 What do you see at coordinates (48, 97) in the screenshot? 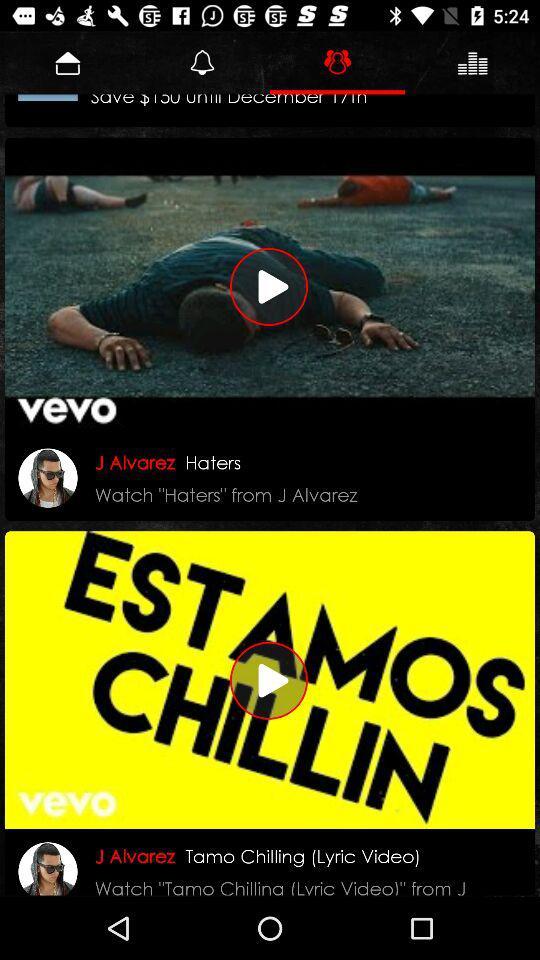
I see `the item to the left of ste anne s icon` at bounding box center [48, 97].